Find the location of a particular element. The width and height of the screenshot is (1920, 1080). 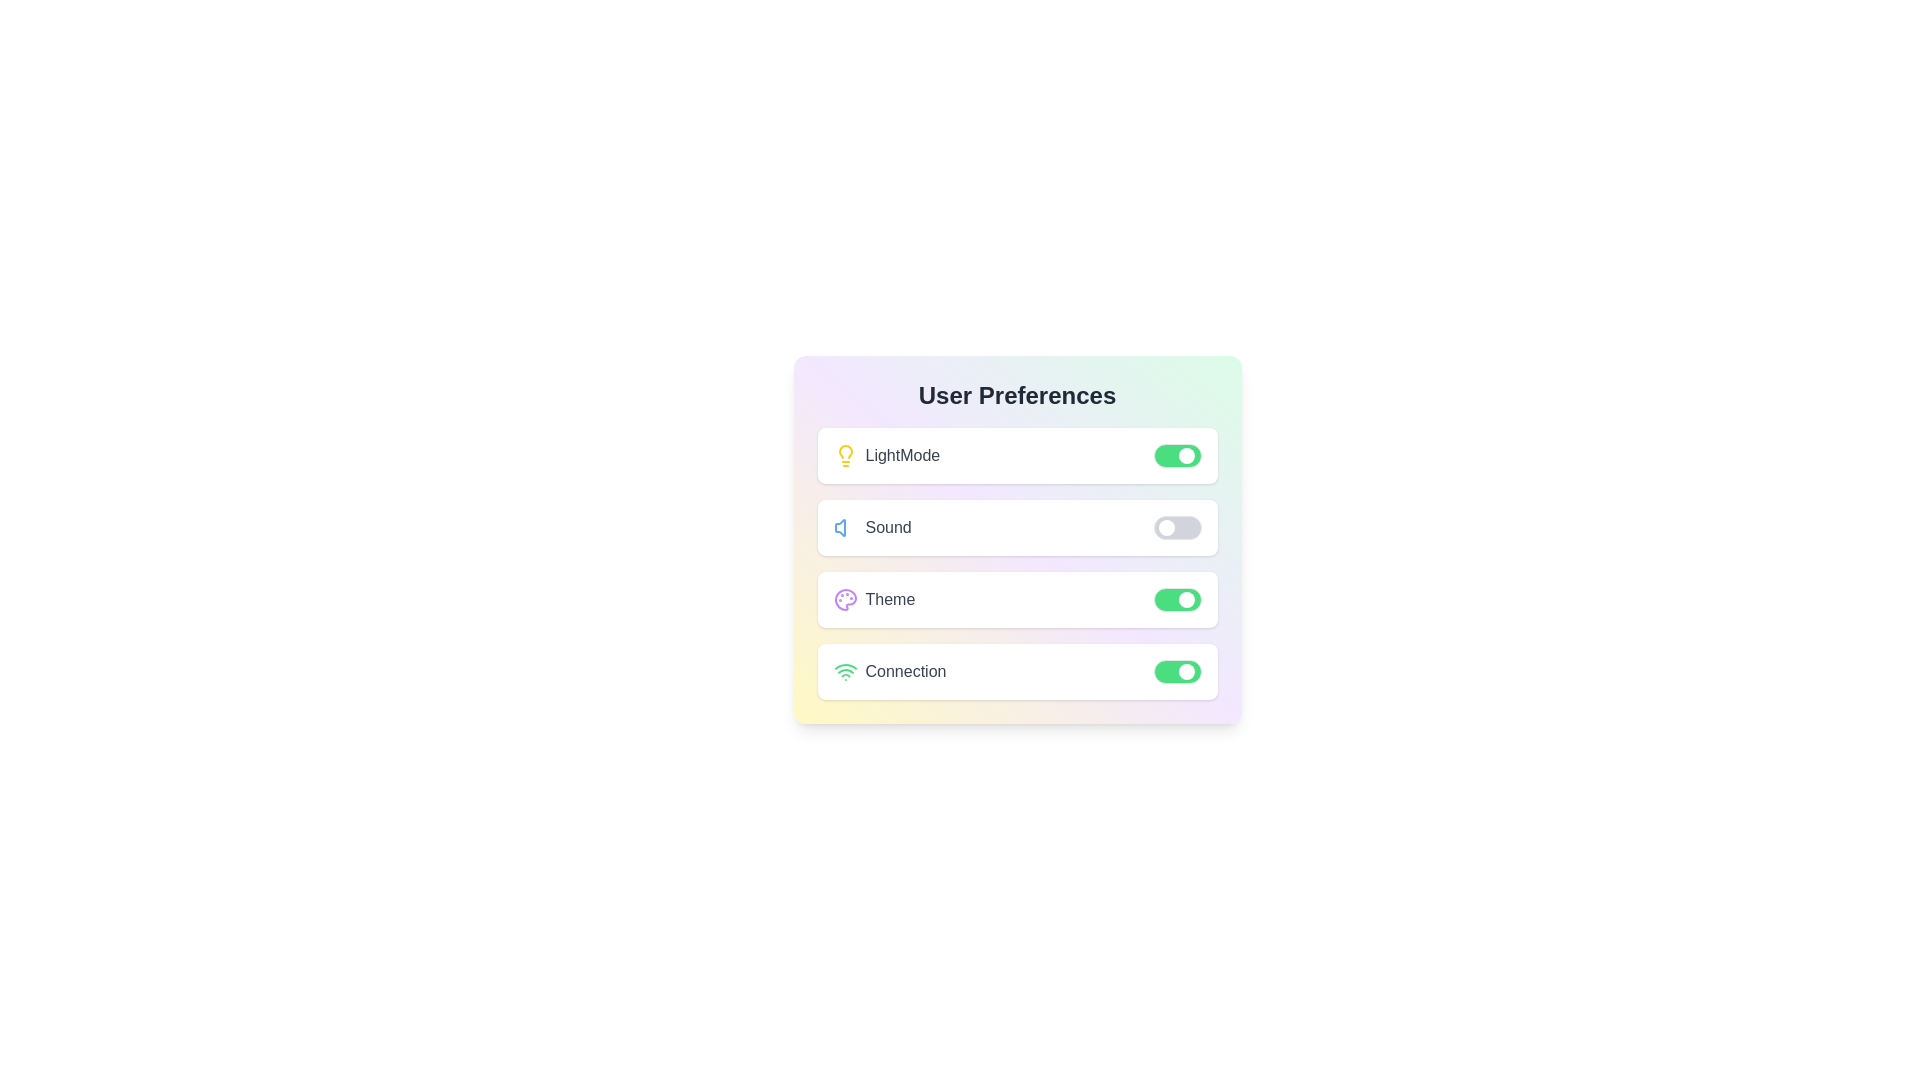

static text label that indicates the purpose of the associated toggle switch for enabling or disabling light mode, located in the user preferences panel is located at coordinates (901, 455).